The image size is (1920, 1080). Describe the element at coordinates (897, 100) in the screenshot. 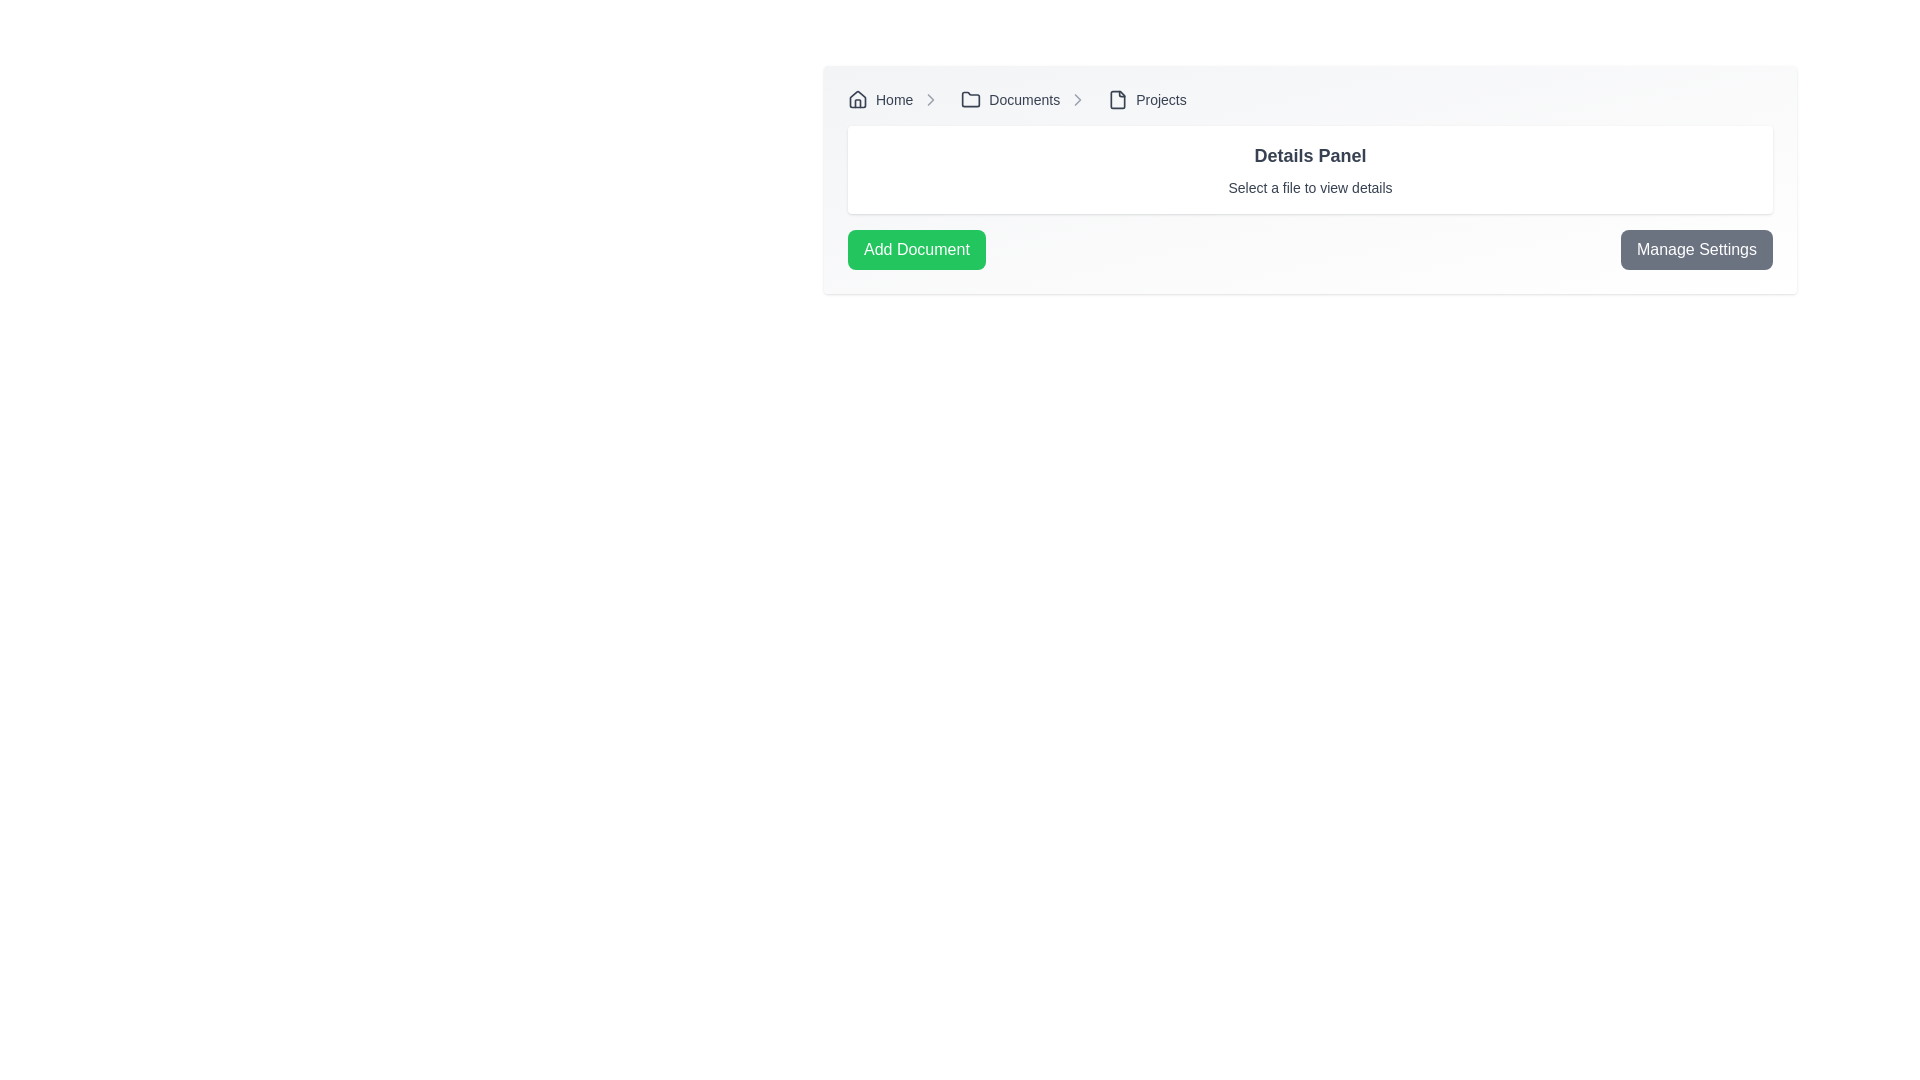

I see `the first Breadcrumb Link` at that location.